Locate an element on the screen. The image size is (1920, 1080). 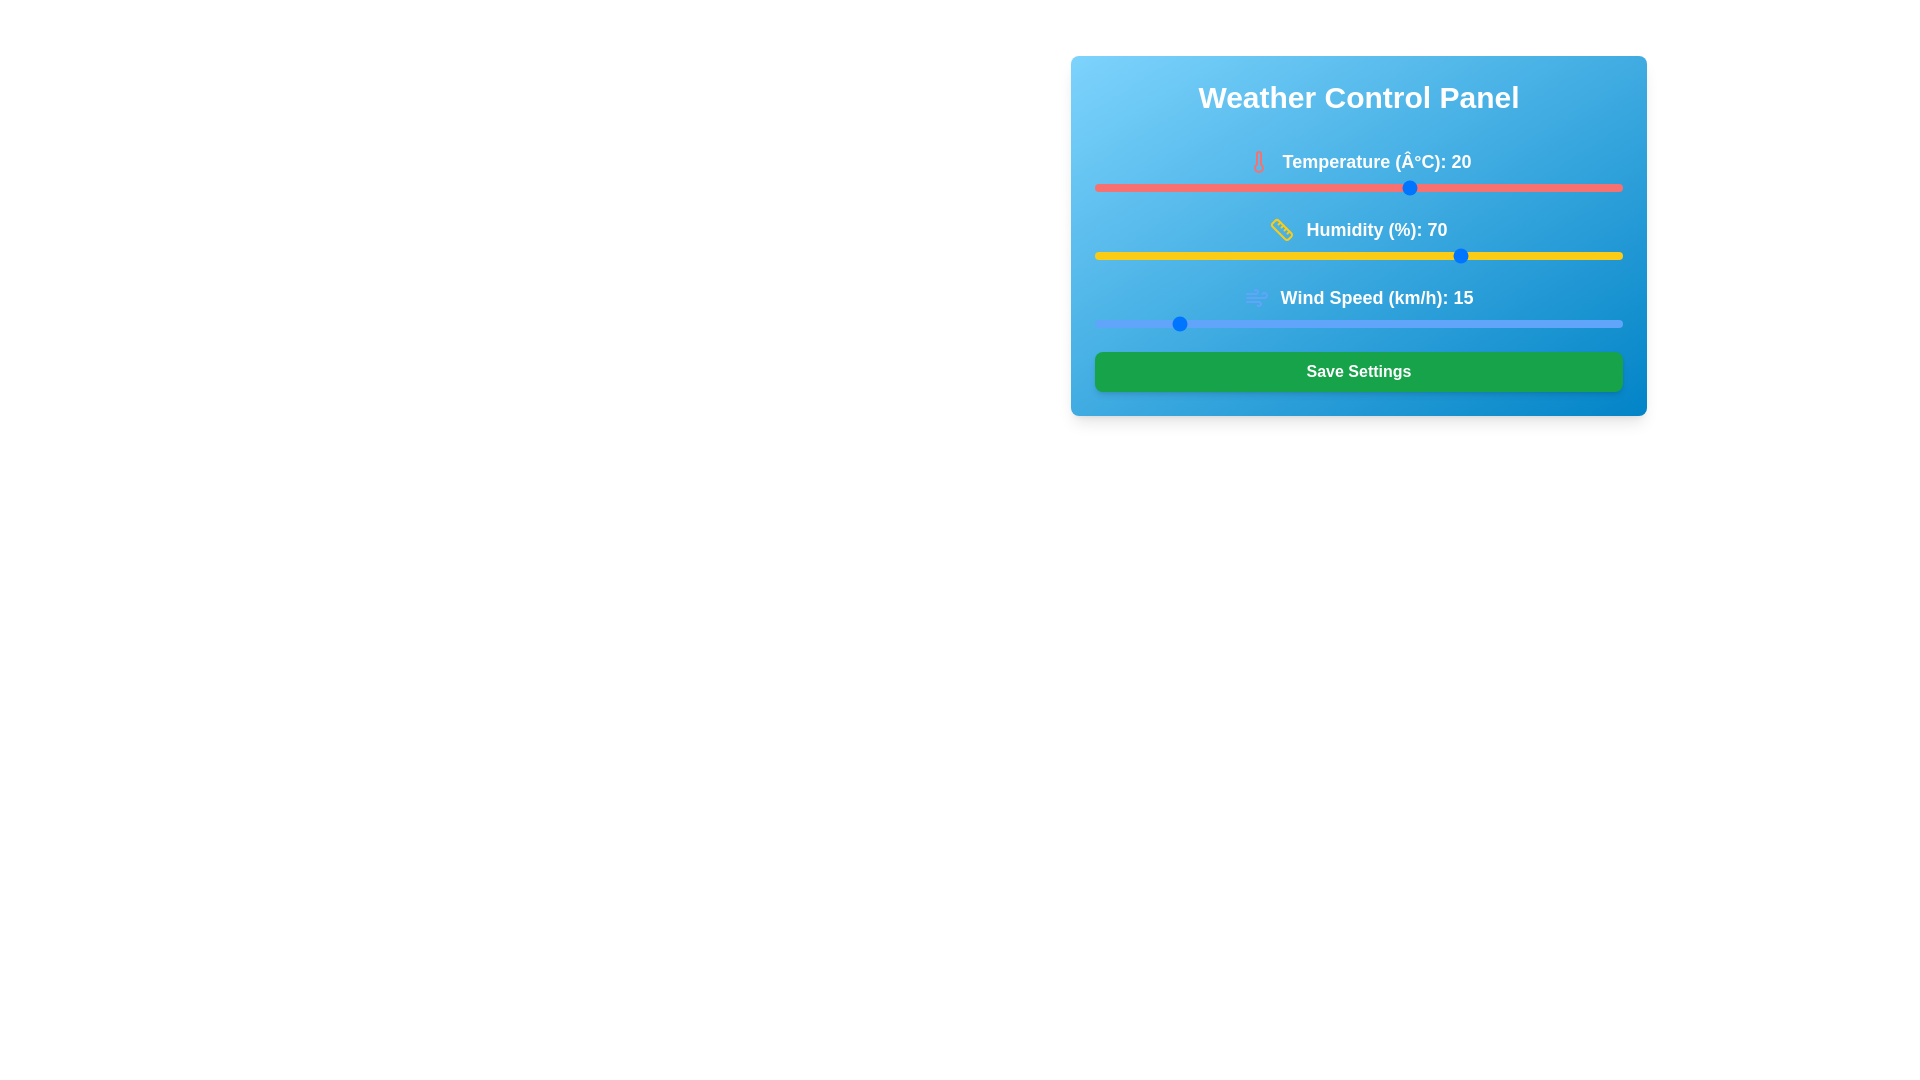
the humidity slider is located at coordinates (1558, 254).